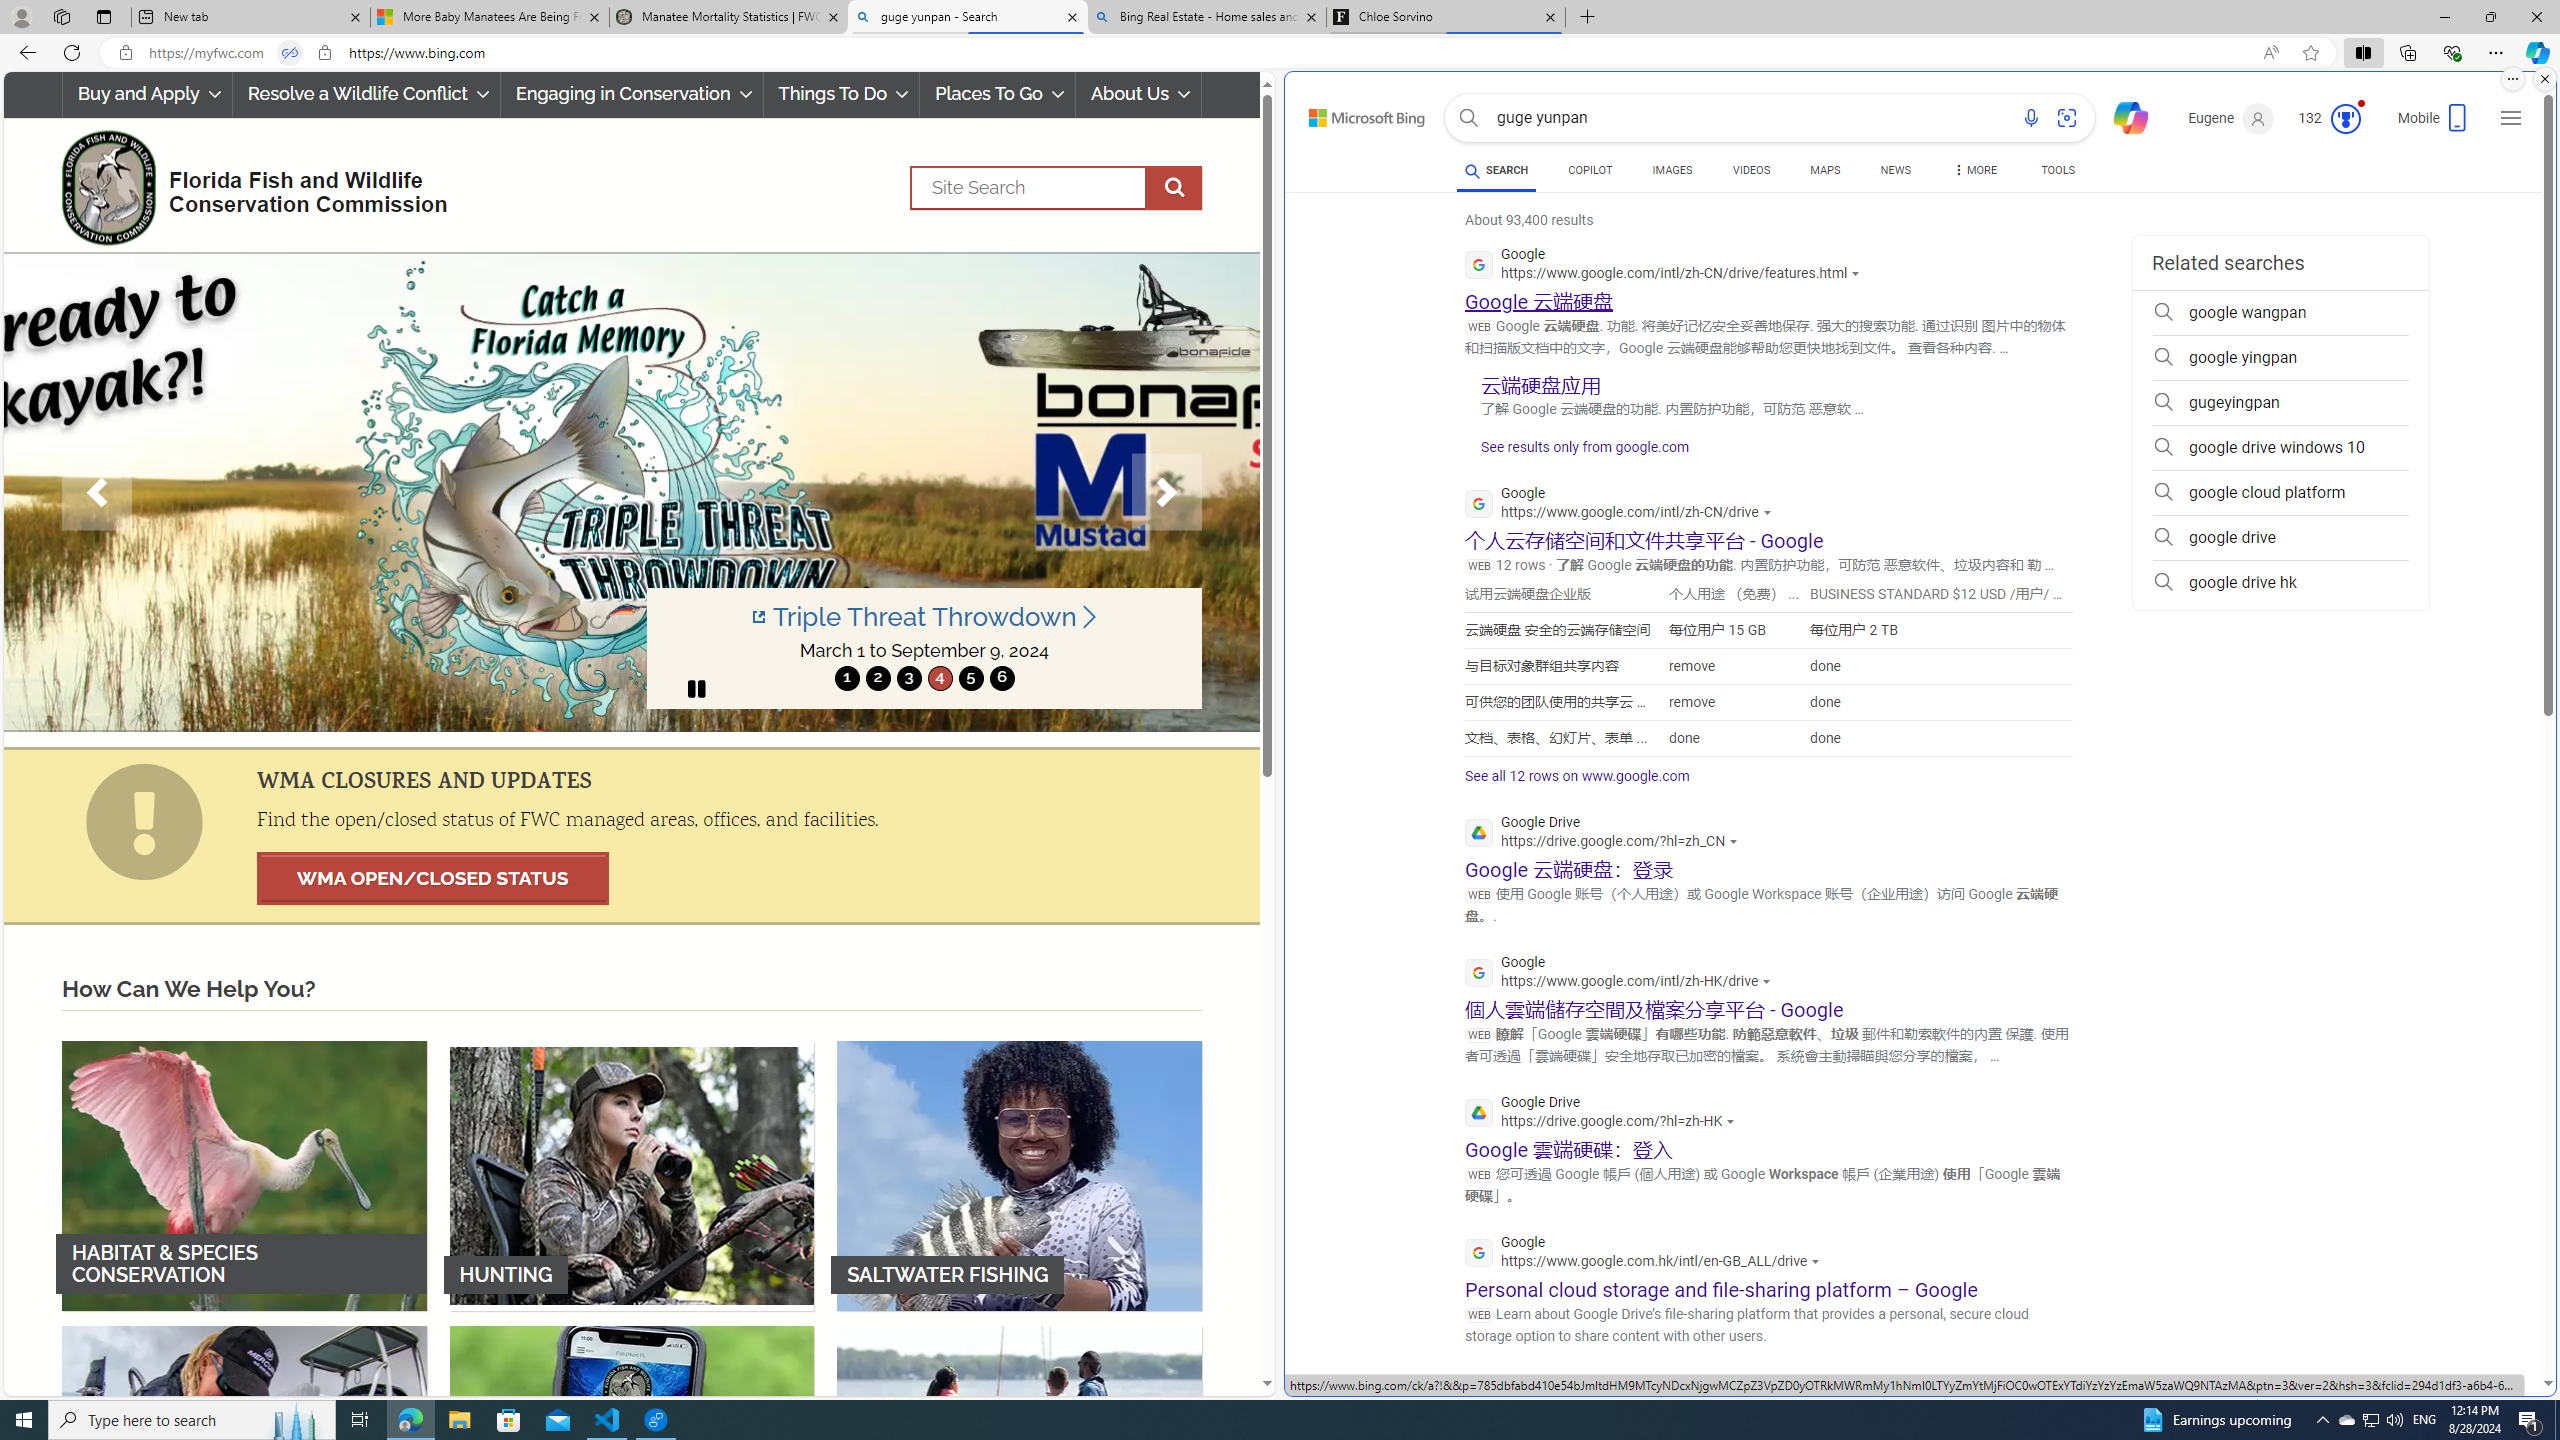 This screenshot has width=2560, height=1440. Describe the element at coordinates (1496, 169) in the screenshot. I see `'SEARCH'` at that location.